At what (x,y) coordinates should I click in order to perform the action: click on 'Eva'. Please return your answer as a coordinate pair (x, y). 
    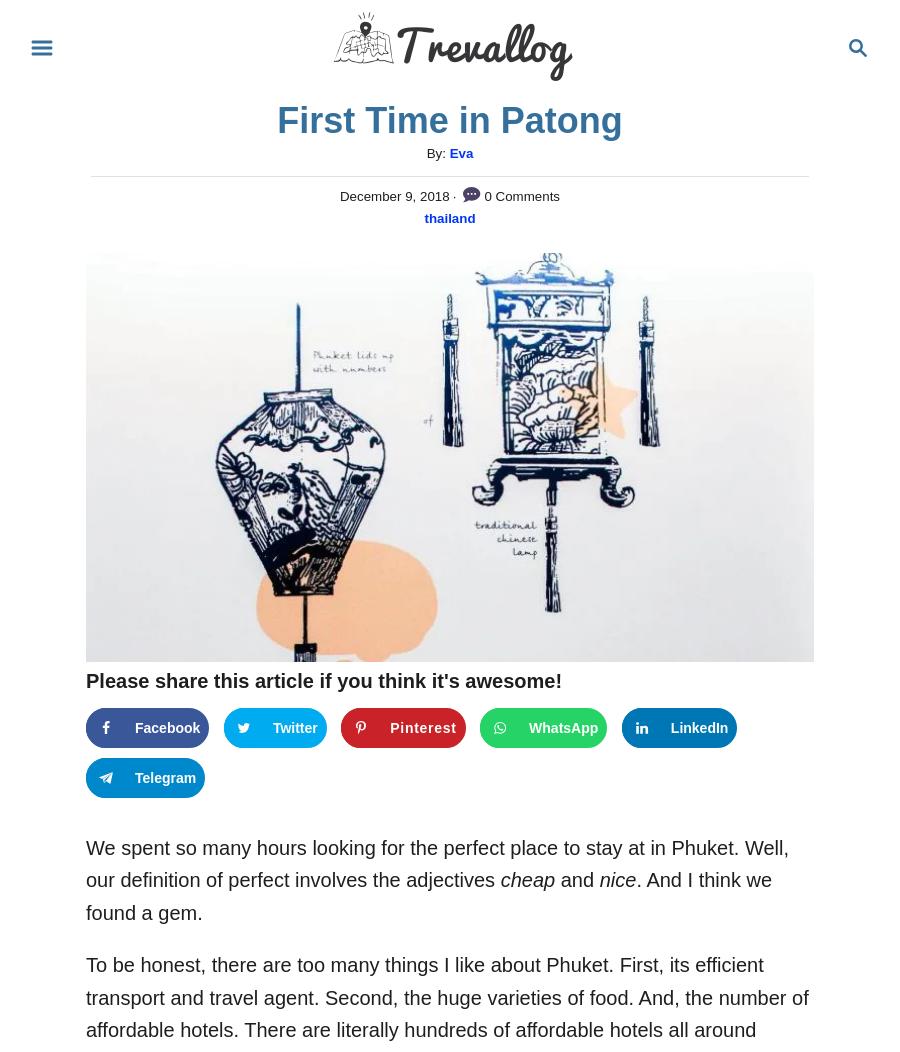
    Looking at the image, I should click on (459, 152).